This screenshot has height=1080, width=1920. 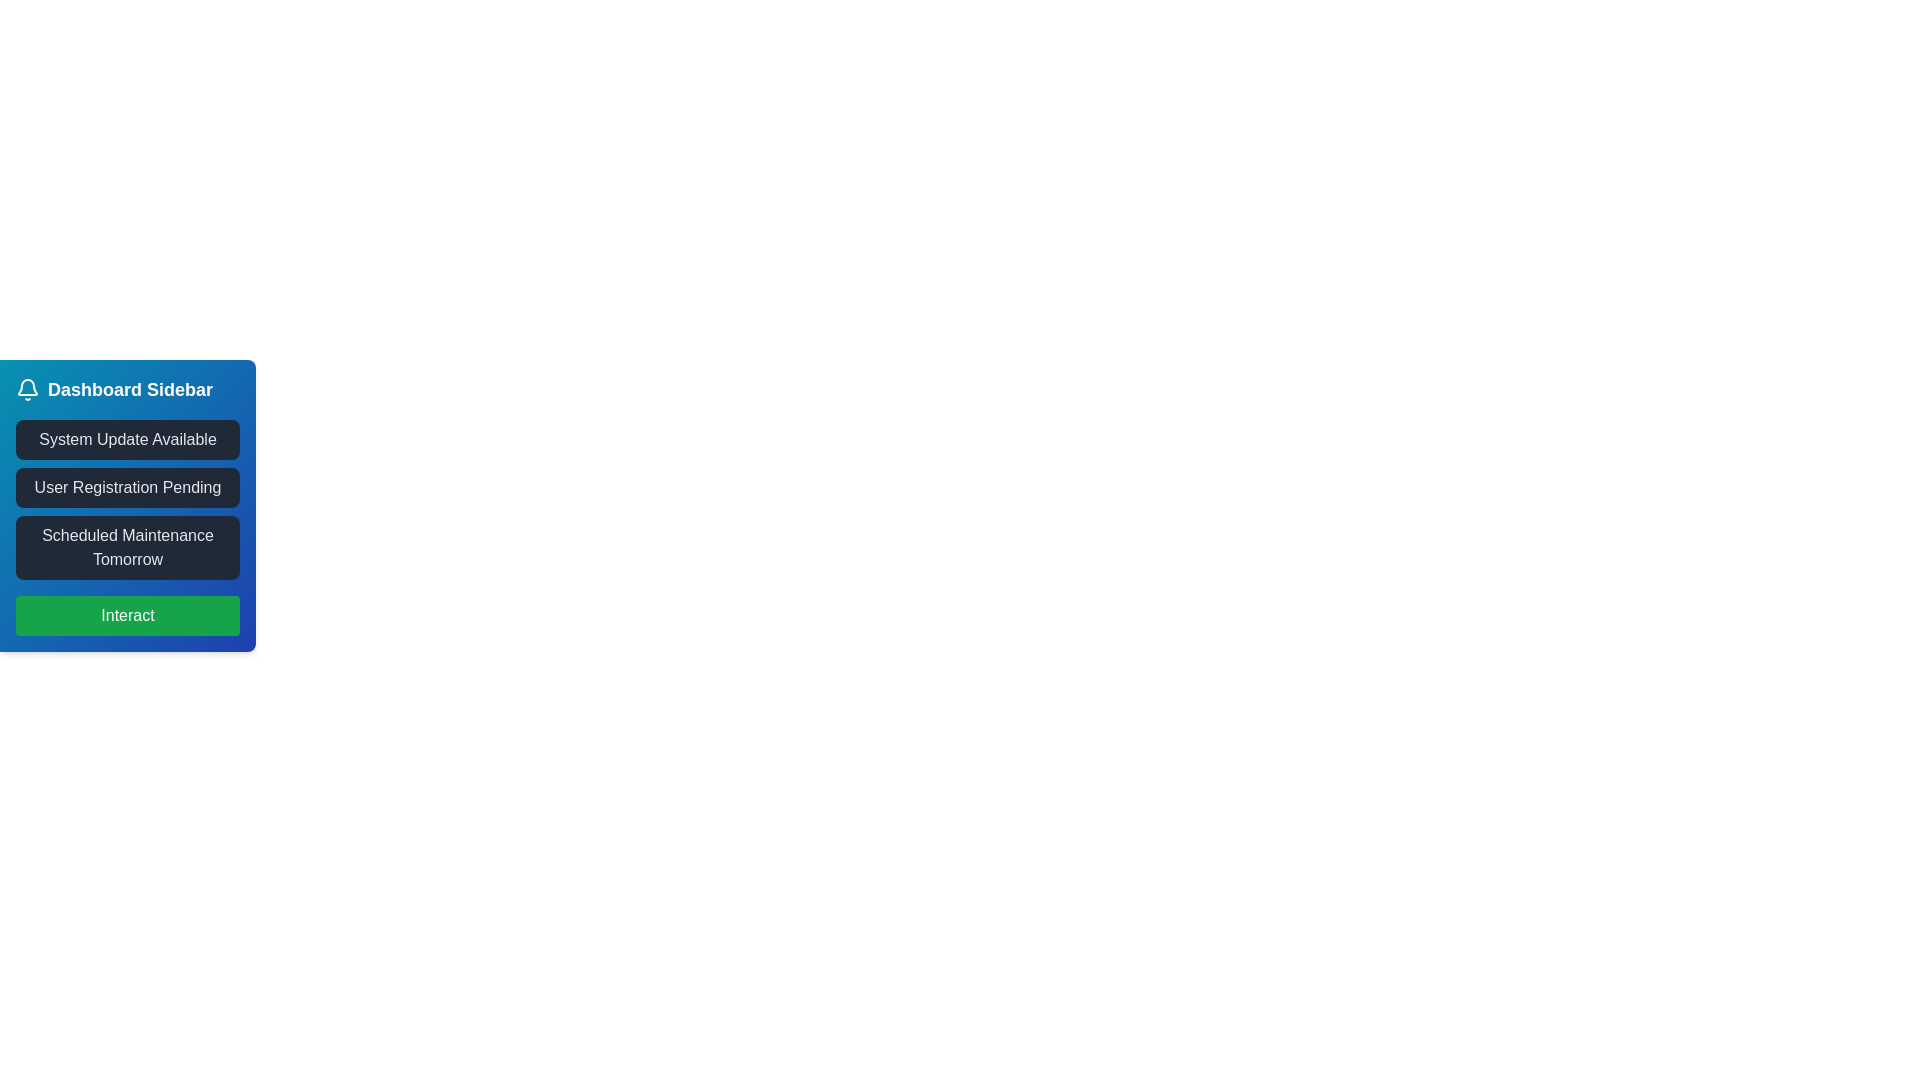 I want to click on the bell icon located to the left of the 'Dashboard Sidebar' text in the sidebar, which serves as a notification indicator, so click(x=28, y=389).